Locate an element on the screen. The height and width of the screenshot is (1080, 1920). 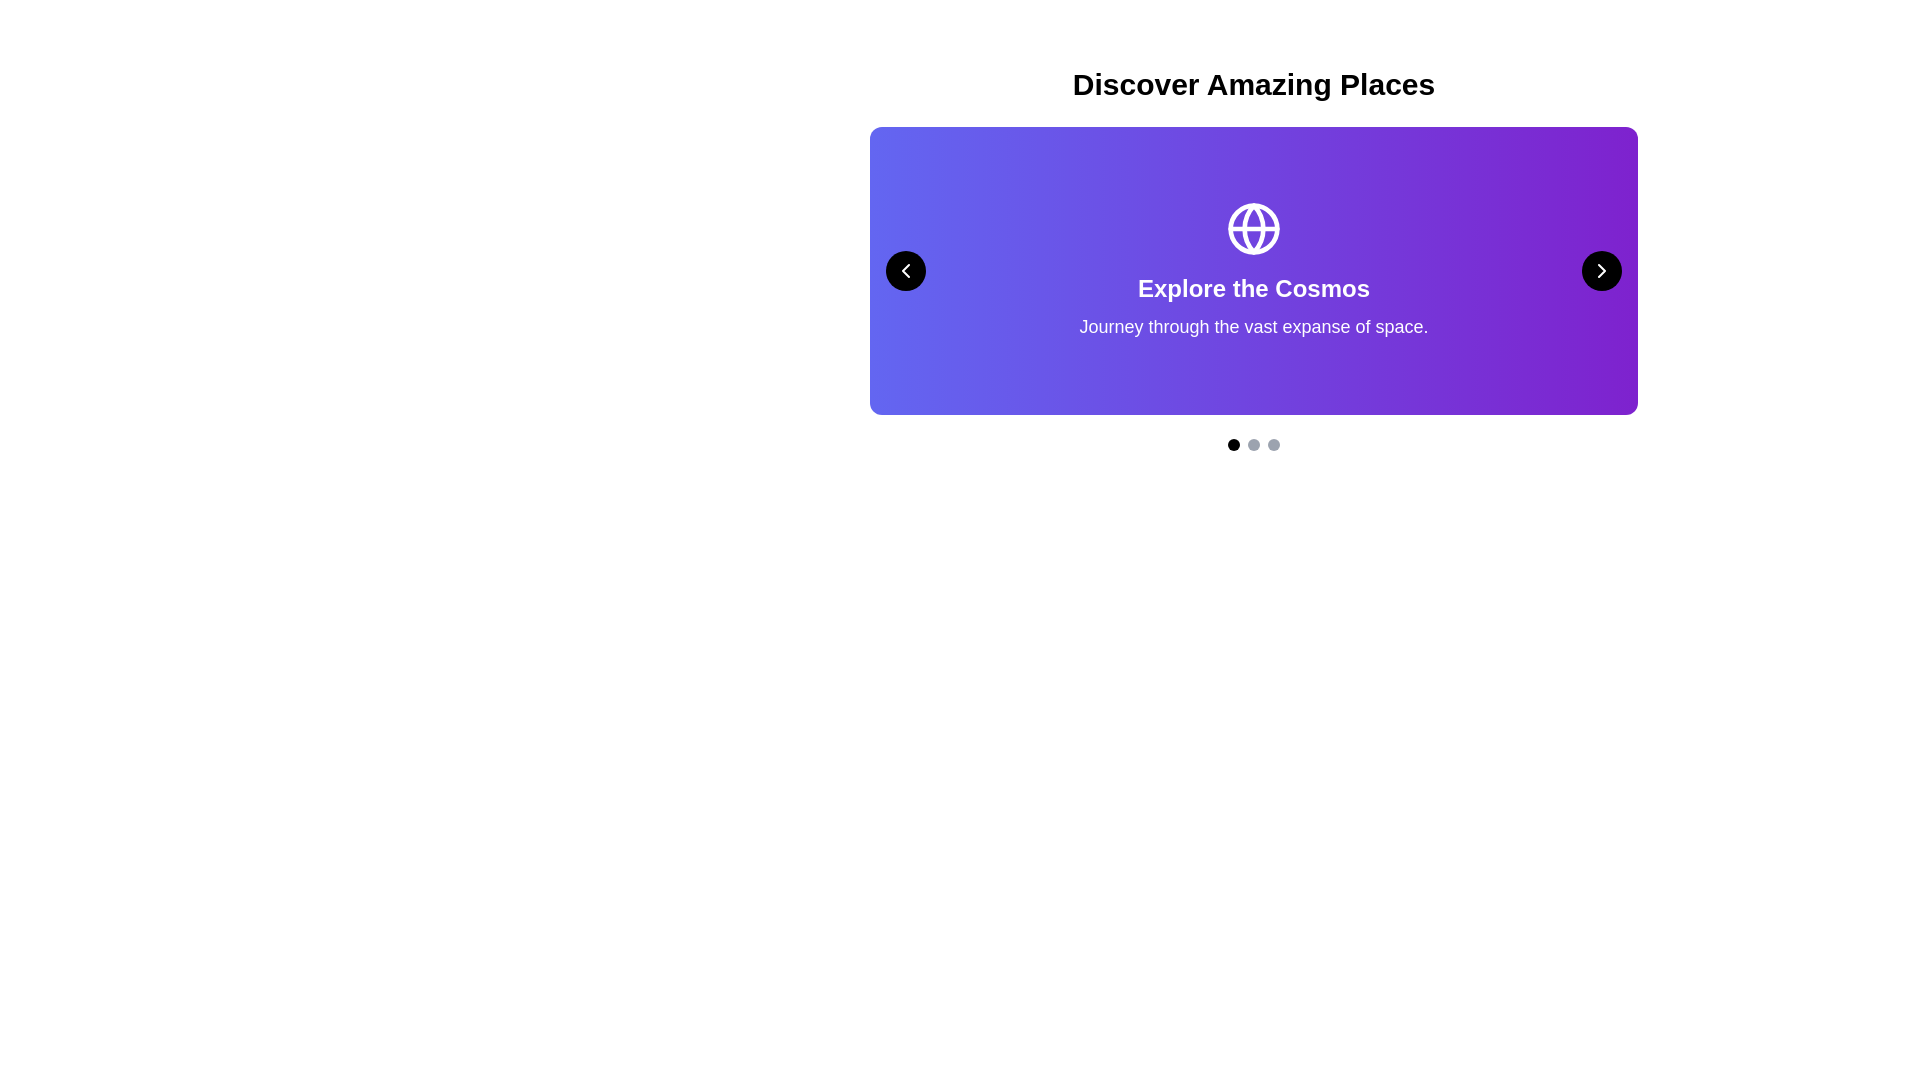
the text display component styled as a heading, which serves as the title for the content in this interface module, located centrally beneath a globe icon is located at coordinates (1252, 289).